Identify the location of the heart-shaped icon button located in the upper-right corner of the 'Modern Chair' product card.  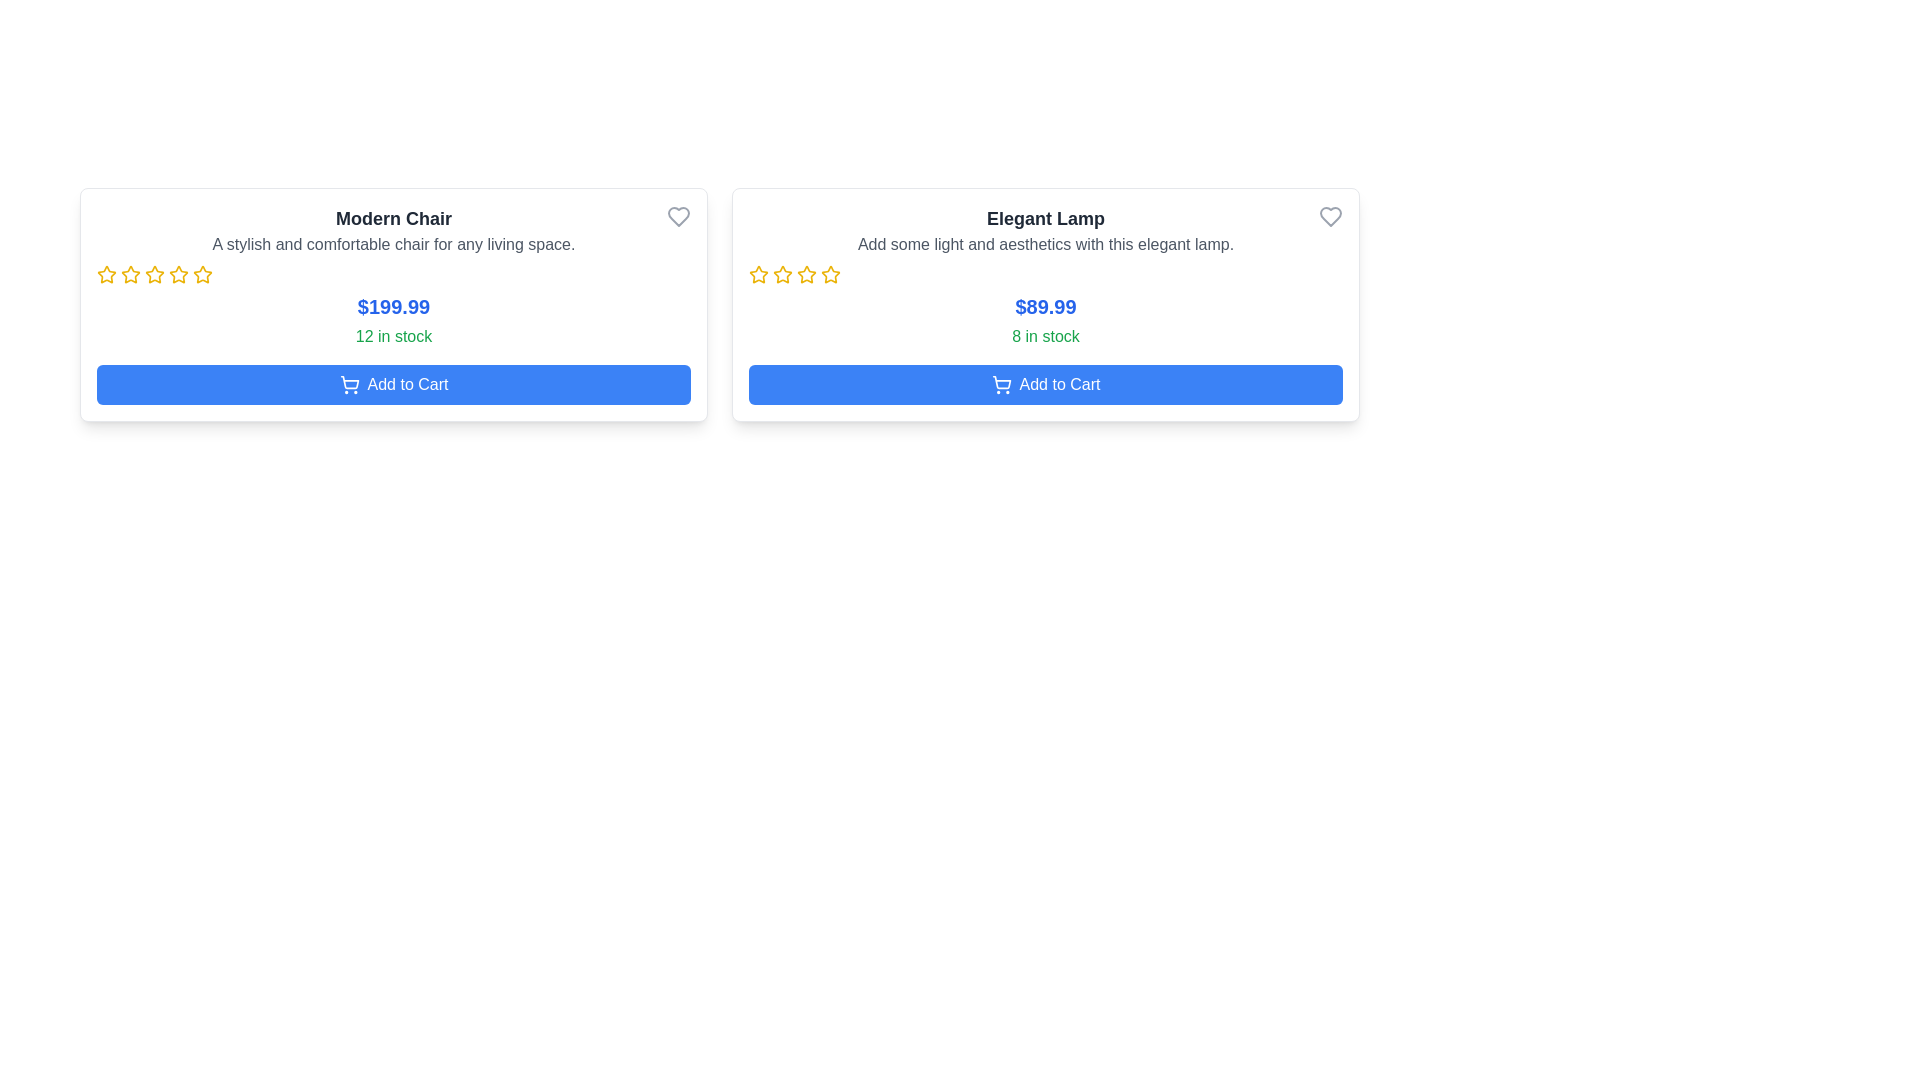
(678, 216).